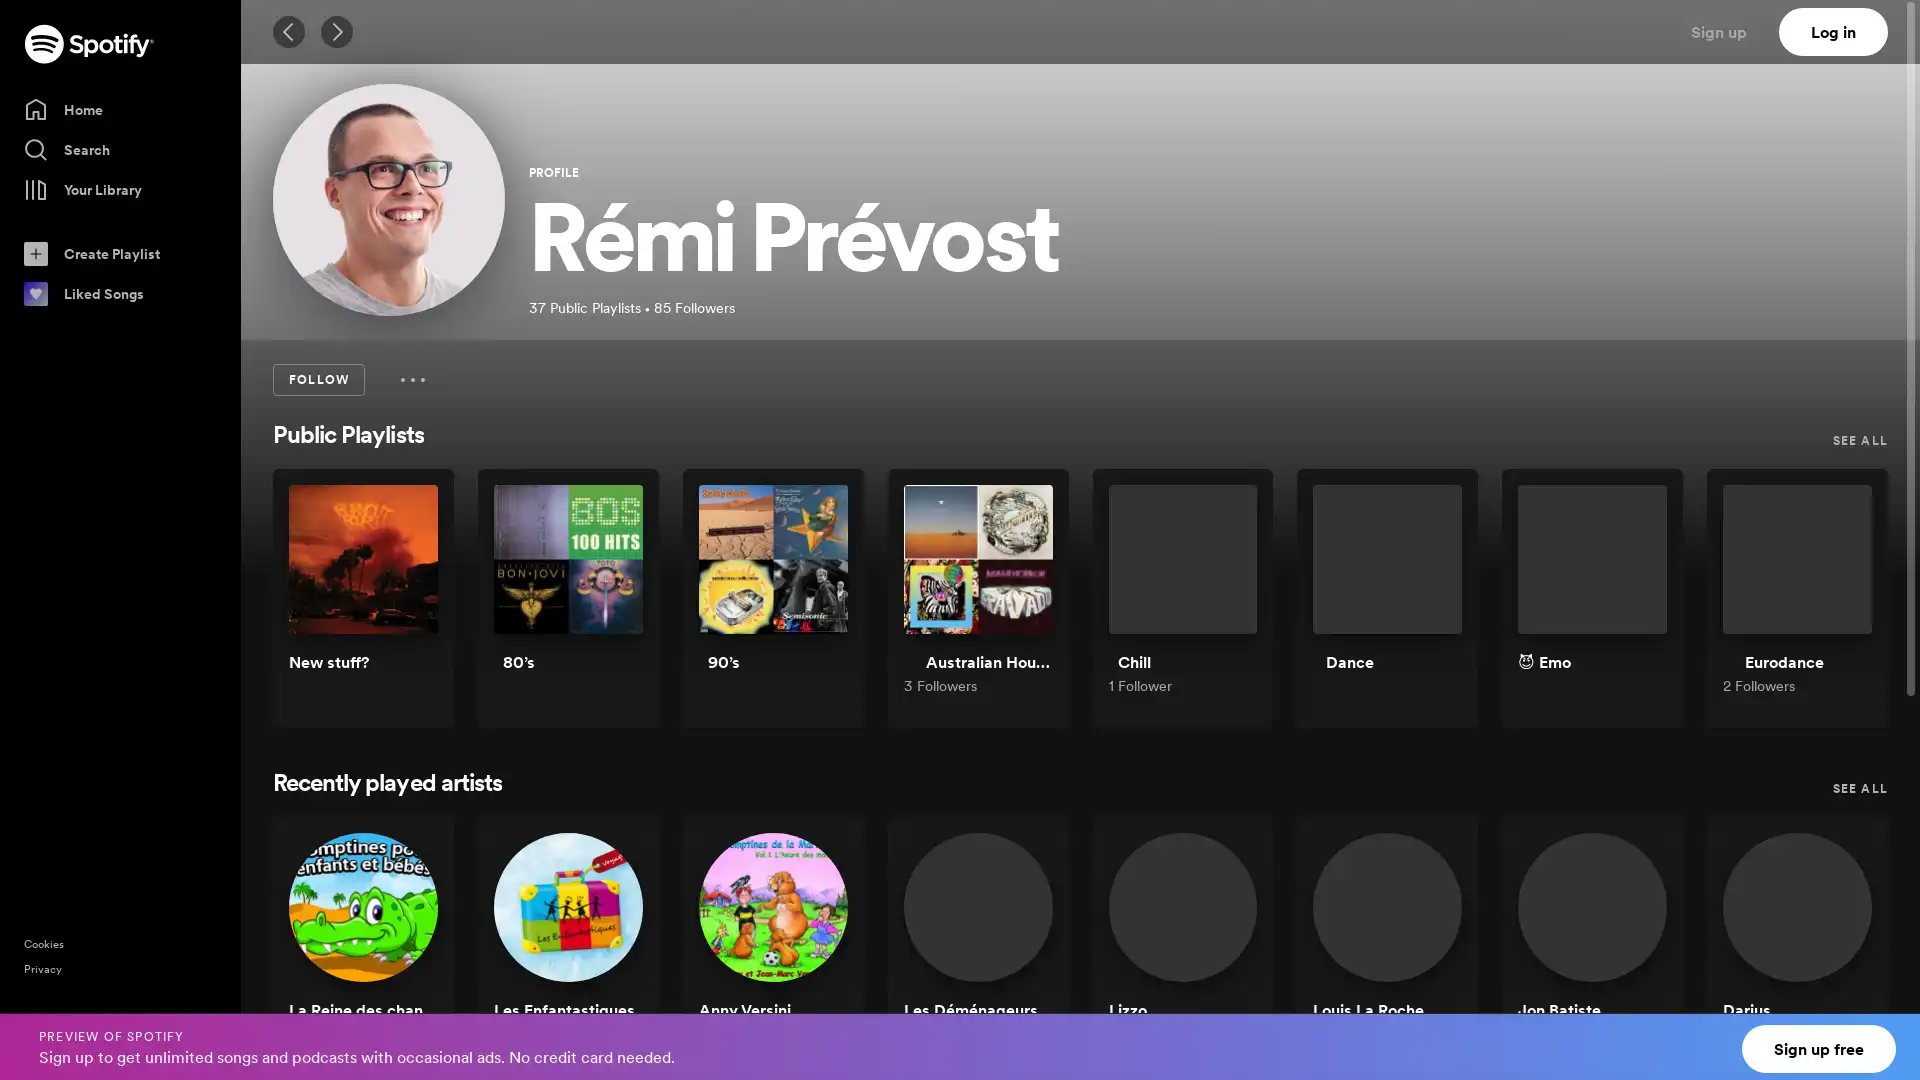  What do you see at coordinates (608, 608) in the screenshot?
I see `Play 80s` at bounding box center [608, 608].